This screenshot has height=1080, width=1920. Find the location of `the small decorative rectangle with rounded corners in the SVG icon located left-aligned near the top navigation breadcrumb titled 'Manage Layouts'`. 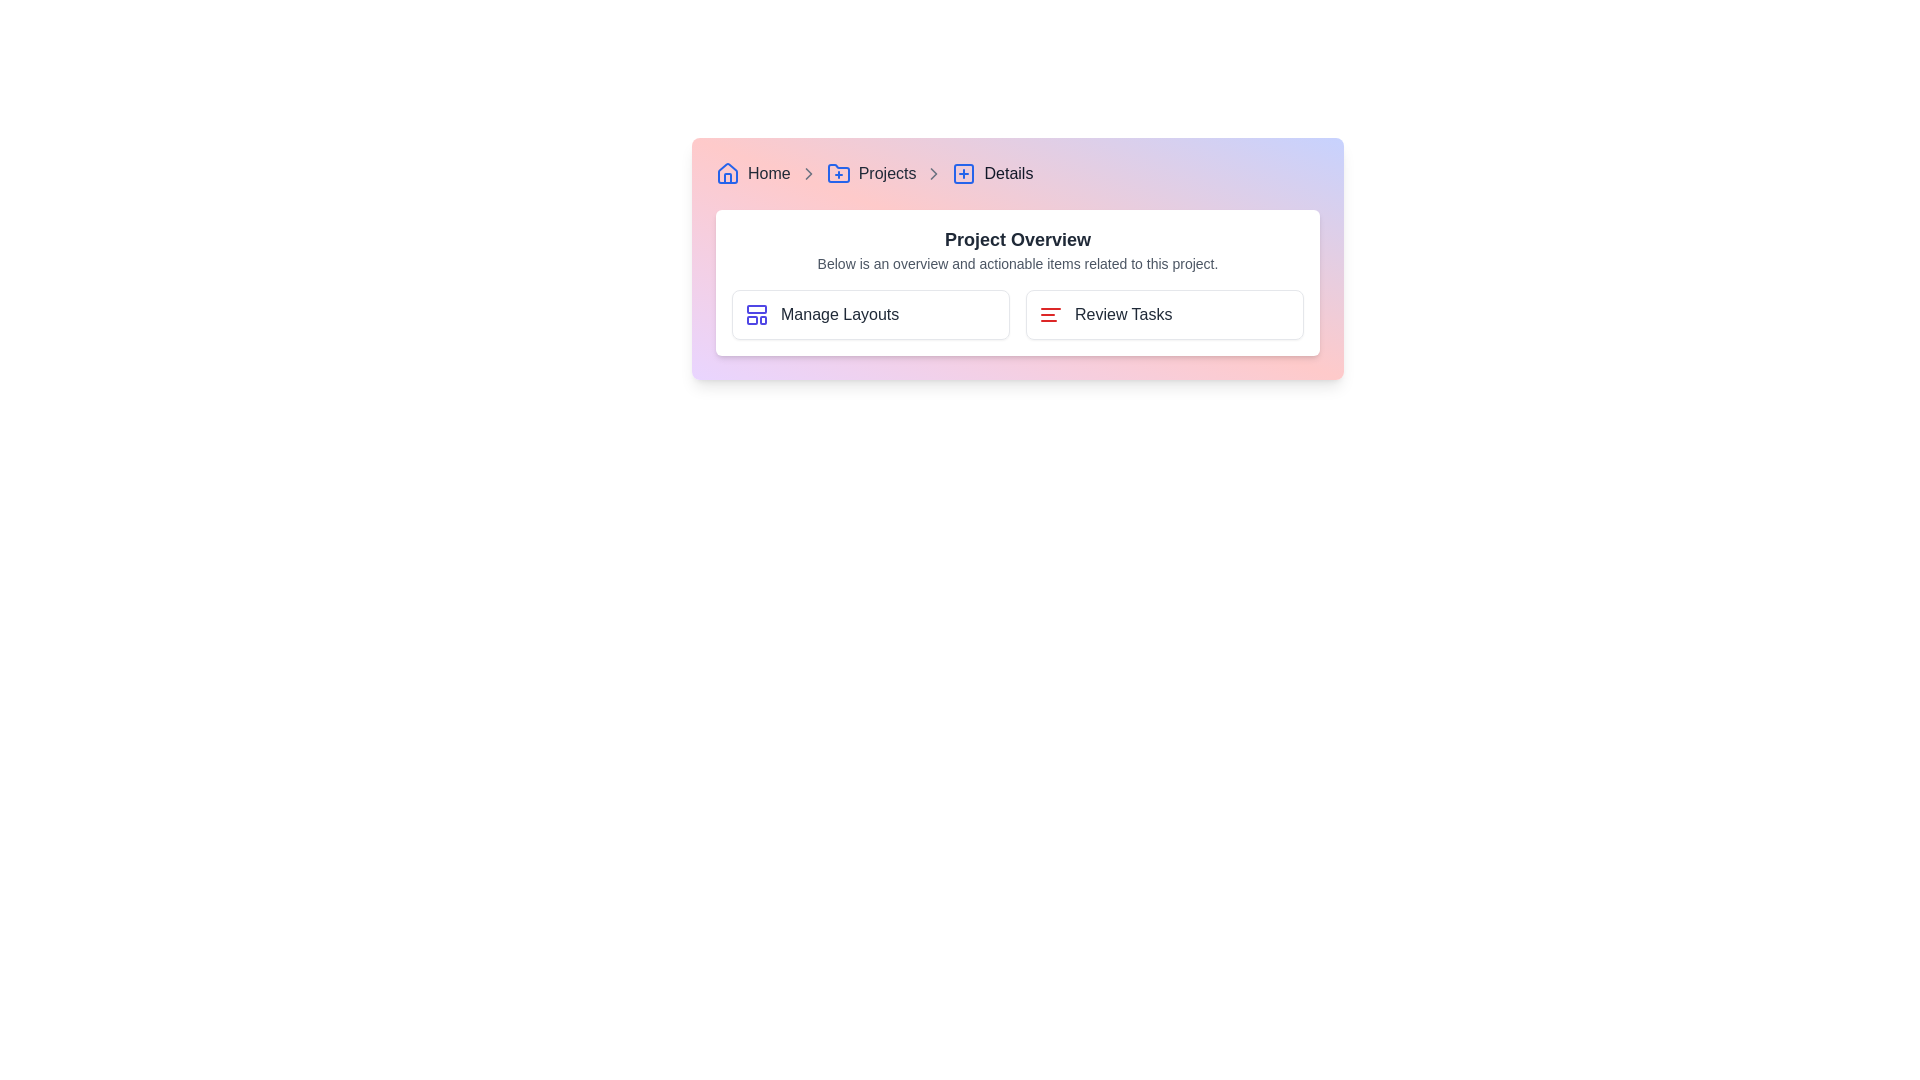

the small decorative rectangle with rounded corners in the SVG icon located left-aligned near the top navigation breadcrumb titled 'Manage Layouts' is located at coordinates (756, 309).